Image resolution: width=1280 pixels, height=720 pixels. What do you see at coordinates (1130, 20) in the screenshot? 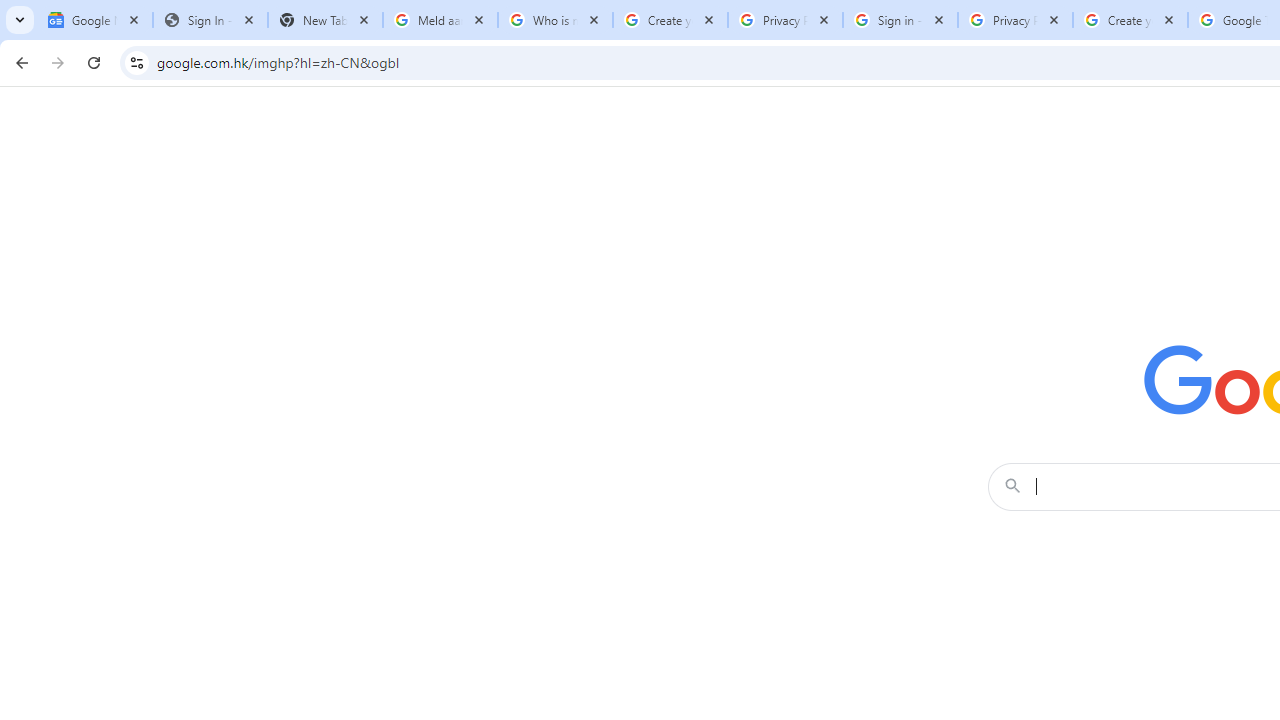
I see `'Create your Google Account'` at bounding box center [1130, 20].